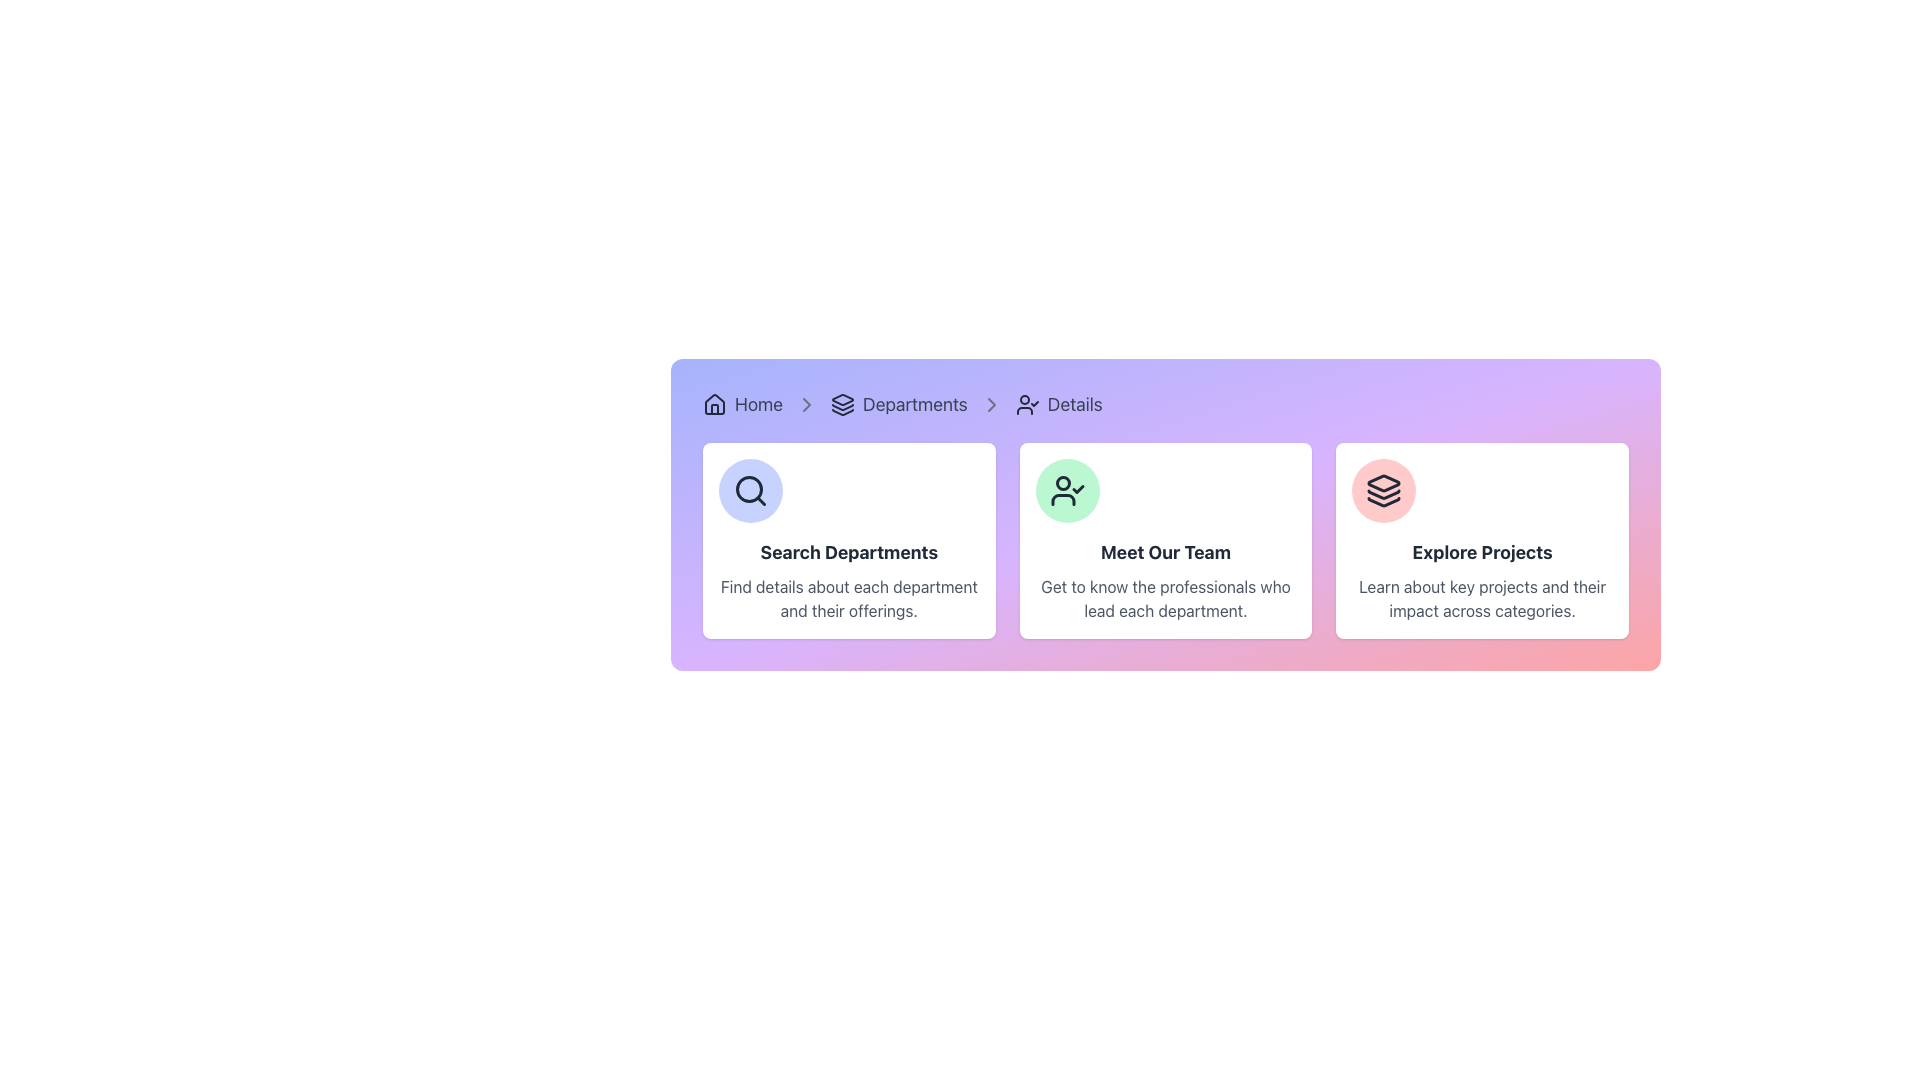  I want to click on the Icon located on the breadcrumb navigation bar, which is positioned immediately before the 'Departments' label, so click(843, 405).